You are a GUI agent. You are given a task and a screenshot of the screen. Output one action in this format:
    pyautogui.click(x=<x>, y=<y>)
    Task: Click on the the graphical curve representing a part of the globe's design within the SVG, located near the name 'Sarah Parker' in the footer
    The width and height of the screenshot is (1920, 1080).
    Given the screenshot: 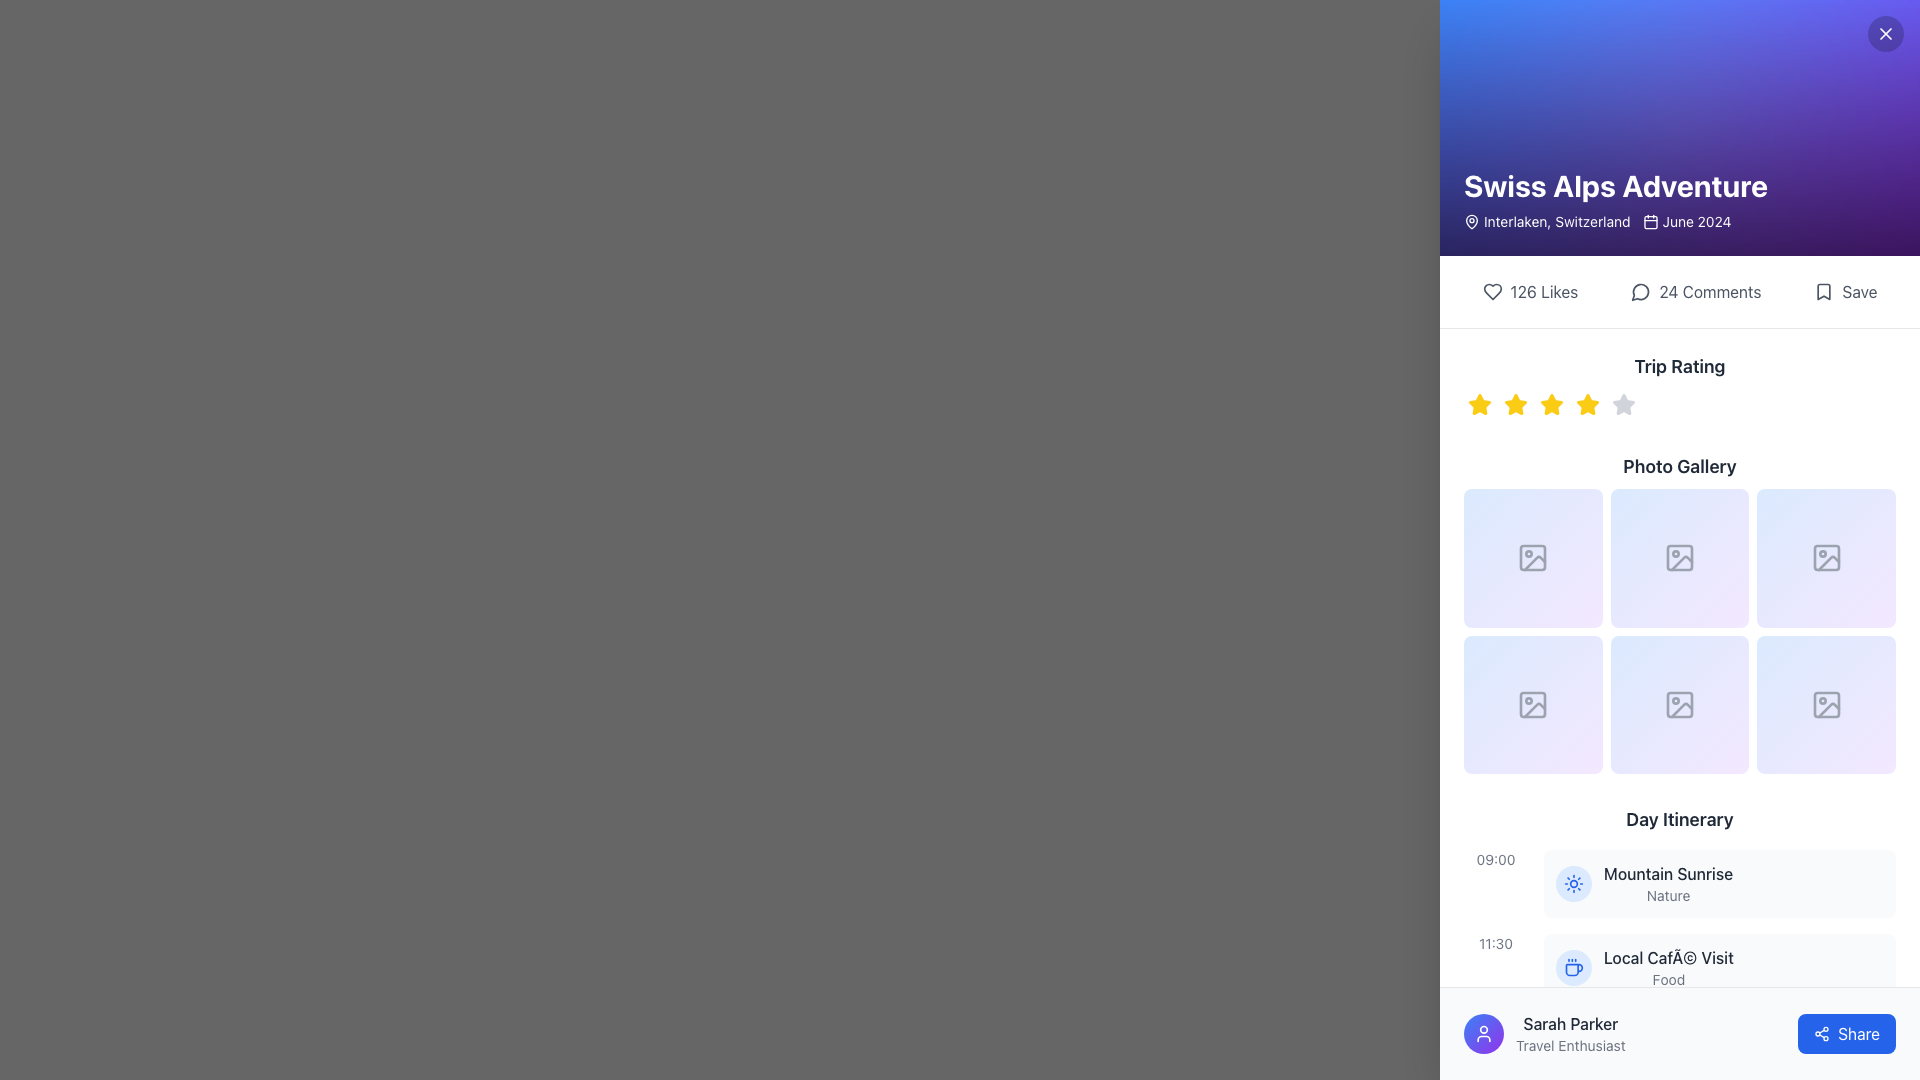 What is the action you would take?
    pyautogui.click(x=1573, y=1051)
    